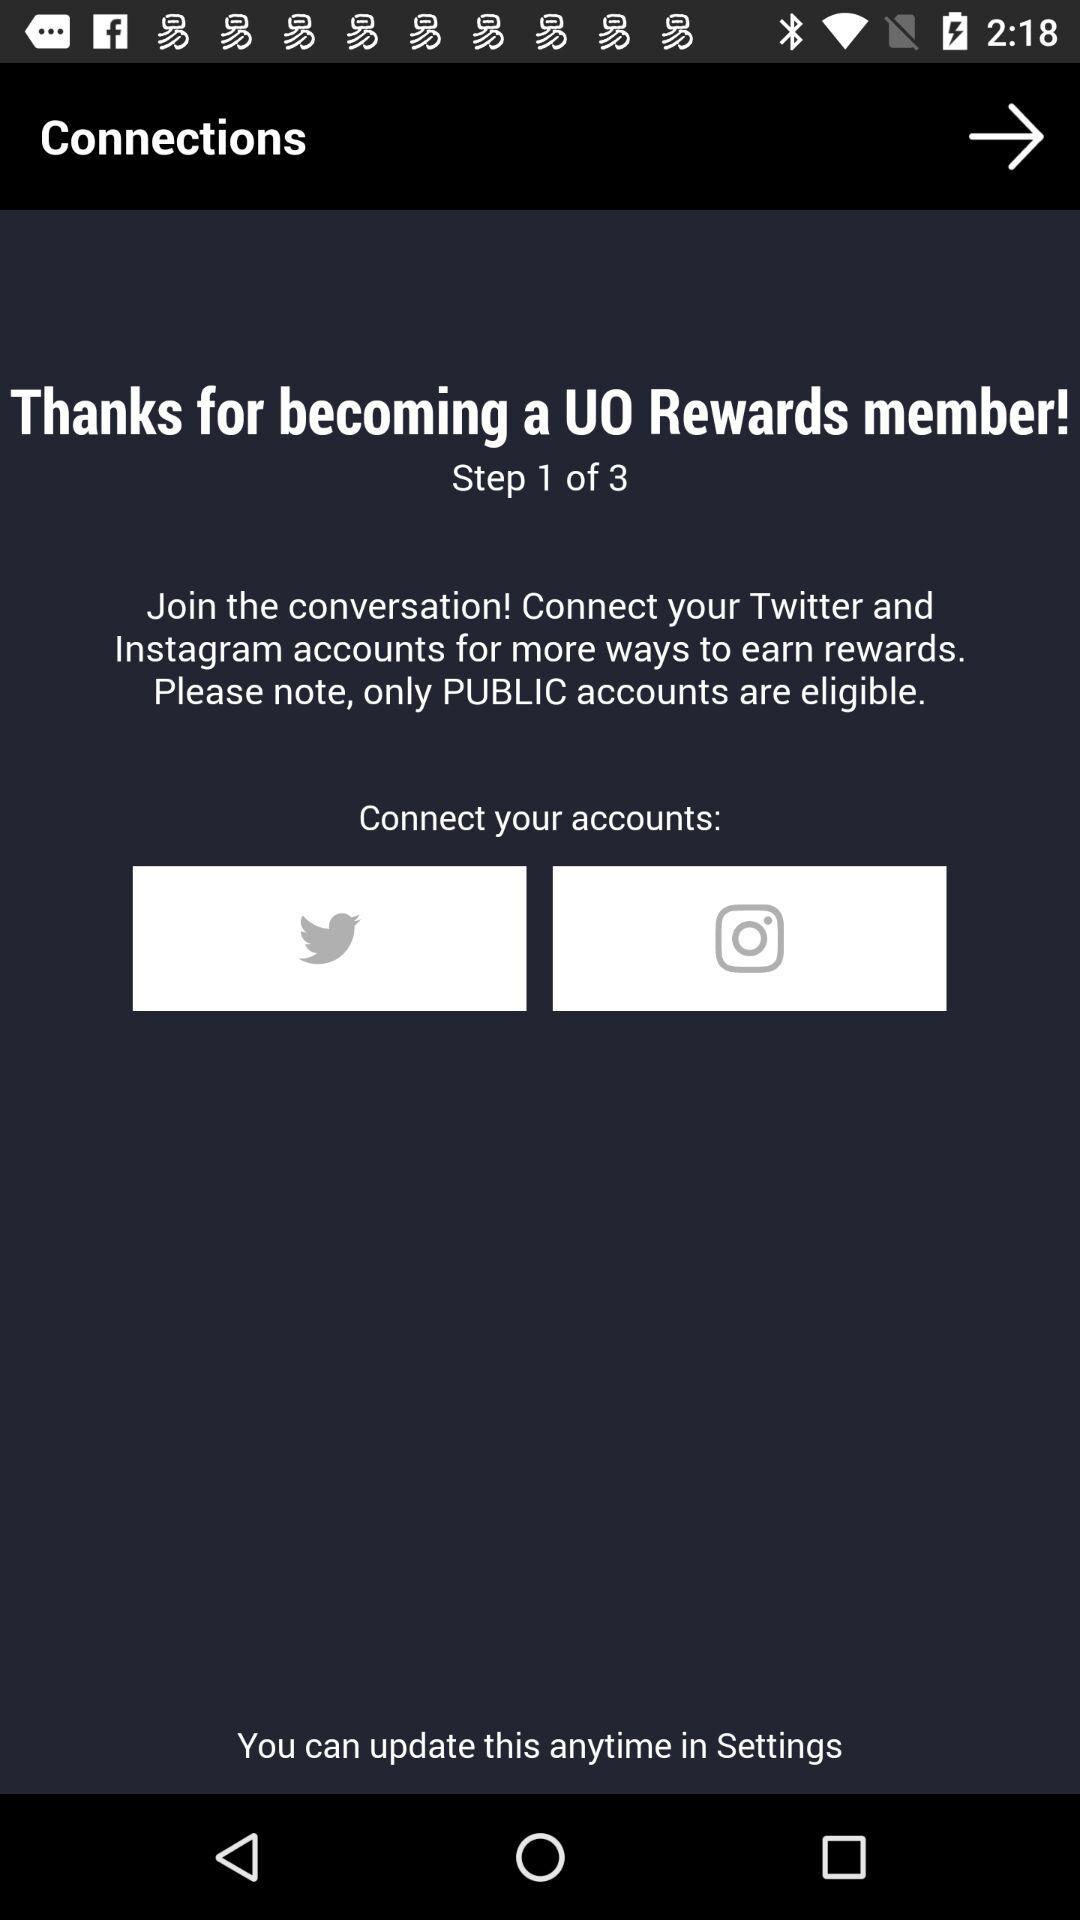 The height and width of the screenshot is (1920, 1080). What do you see at coordinates (1006, 135) in the screenshot?
I see `the item at the top right corner` at bounding box center [1006, 135].